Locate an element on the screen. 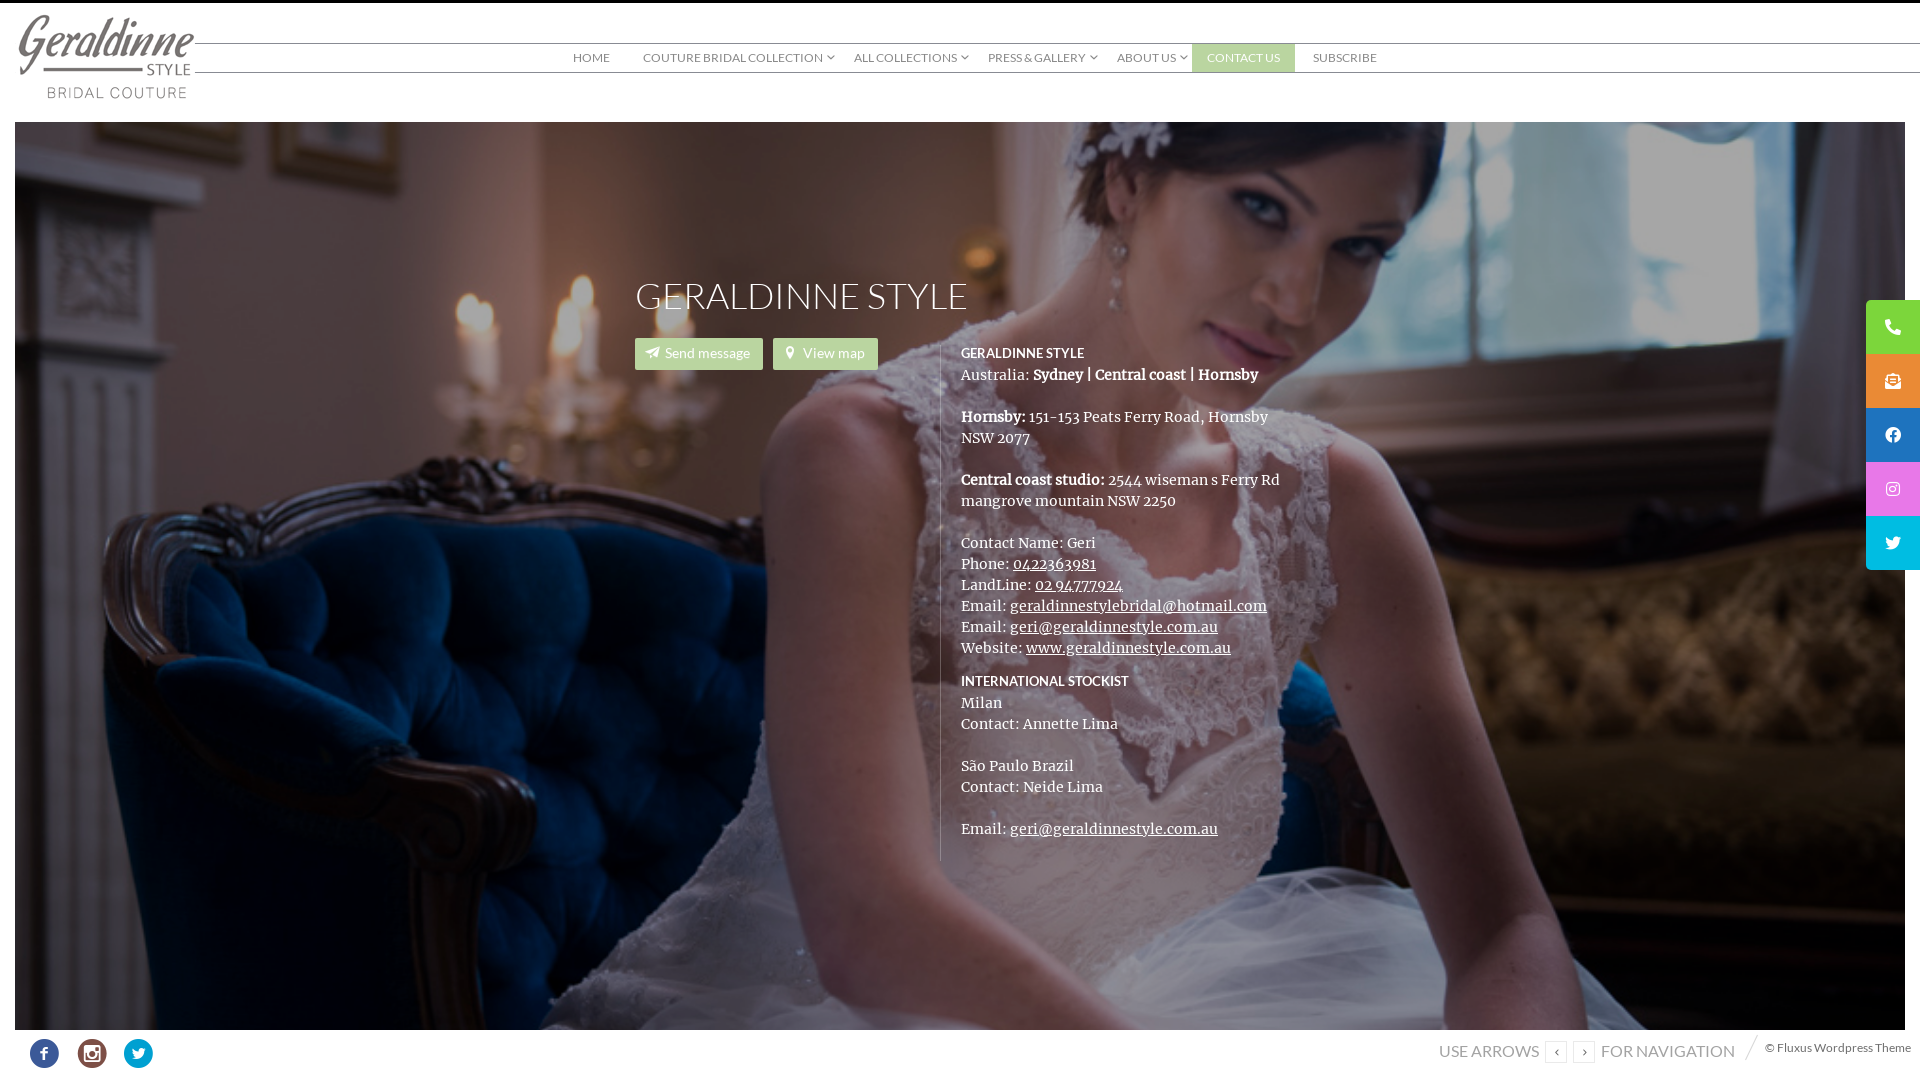  'geraldinnestylebridal@hotmail.com' is located at coordinates (1138, 604).